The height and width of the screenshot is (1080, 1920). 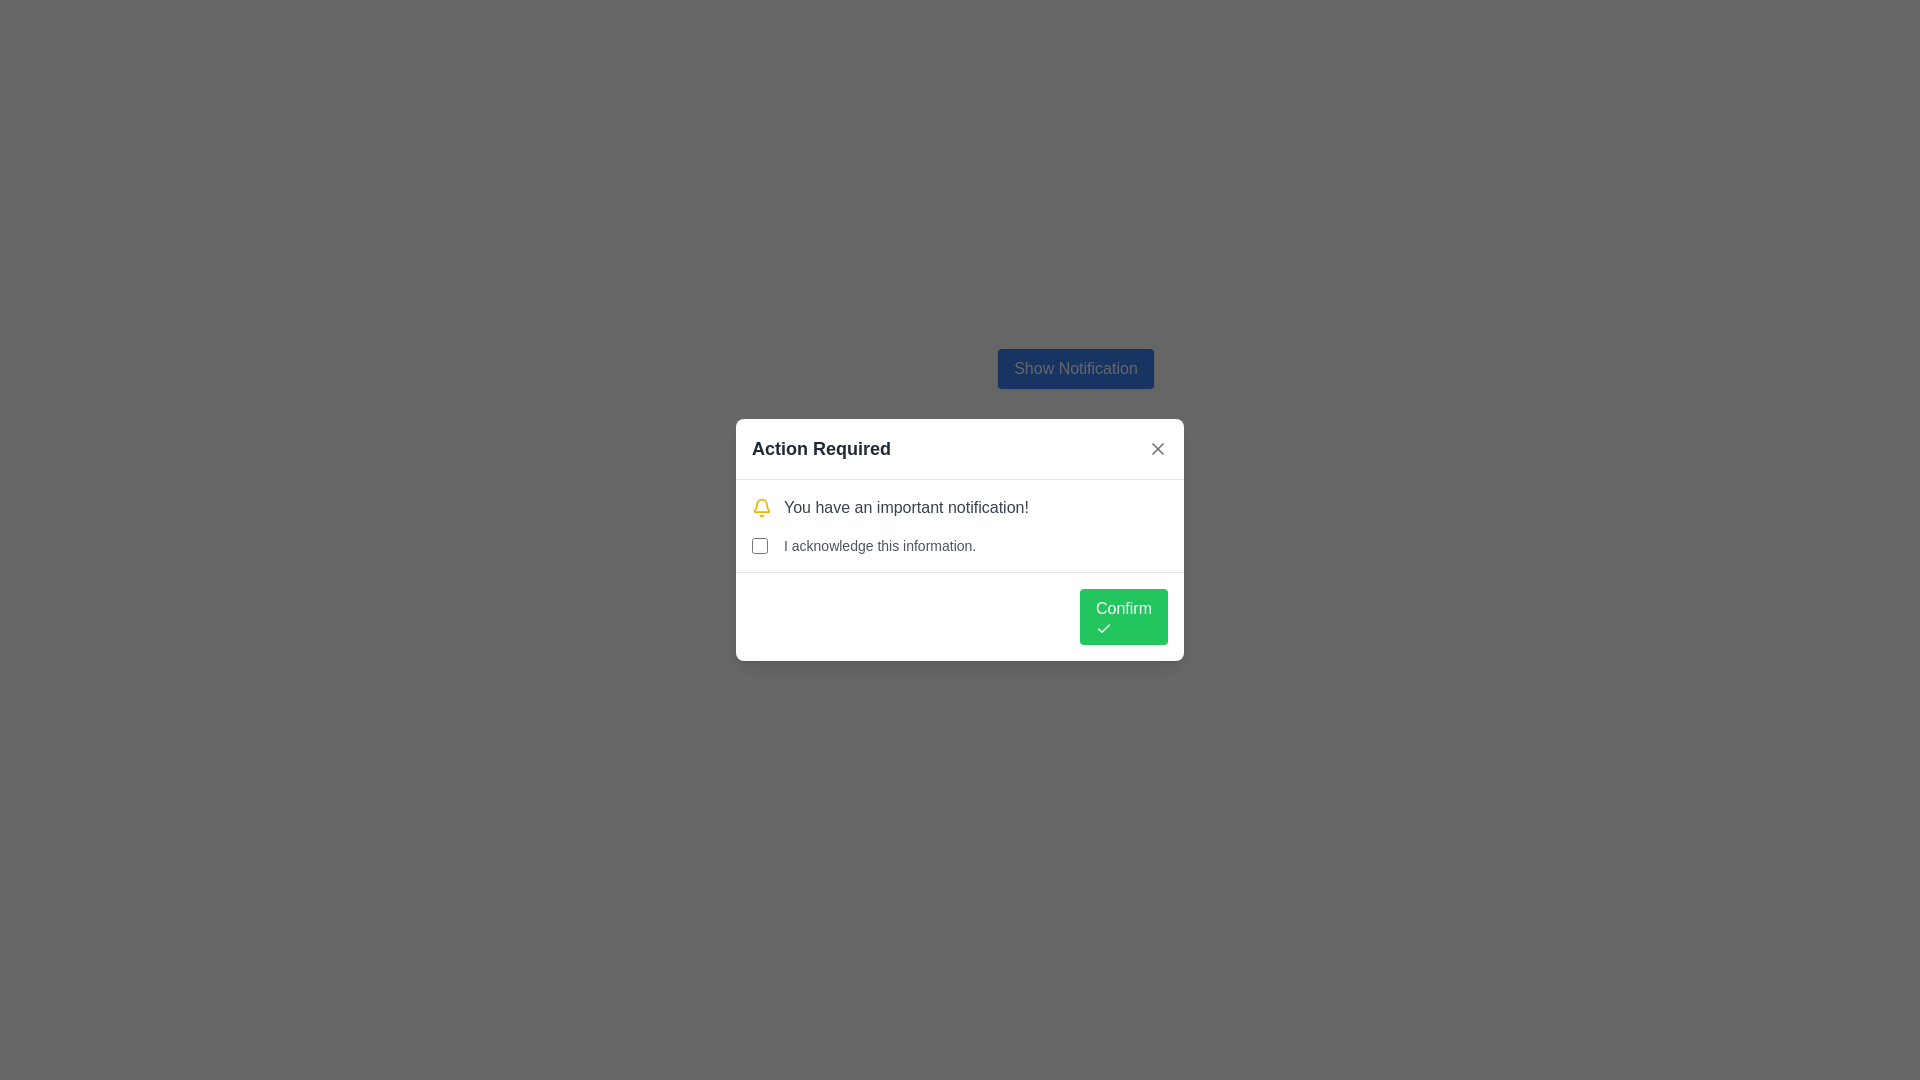 What do you see at coordinates (1157, 447) in the screenshot?
I see `the close button represented by an 'X' icon in the header of the modal window to change its color to red` at bounding box center [1157, 447].